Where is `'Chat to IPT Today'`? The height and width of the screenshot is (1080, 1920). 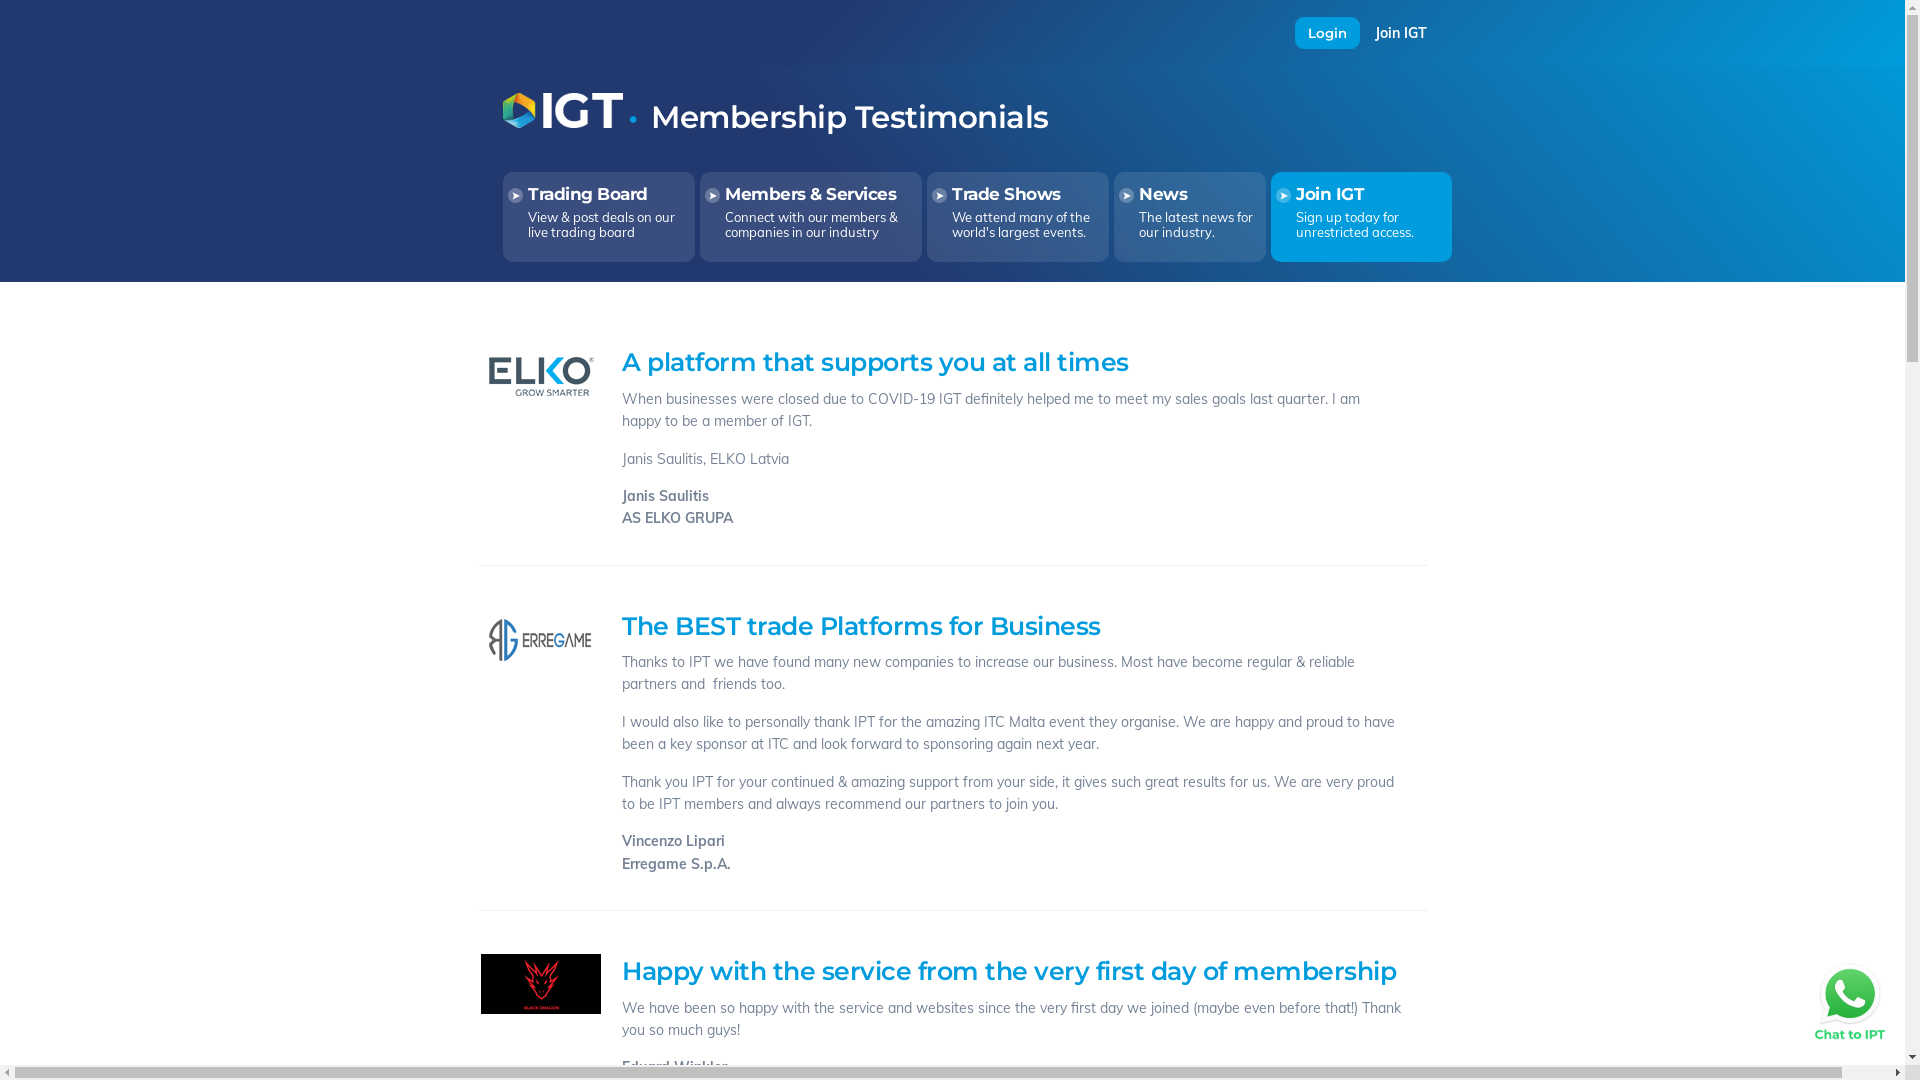
'Chat to IPT Today' is located at coordinates (1848, 1002).